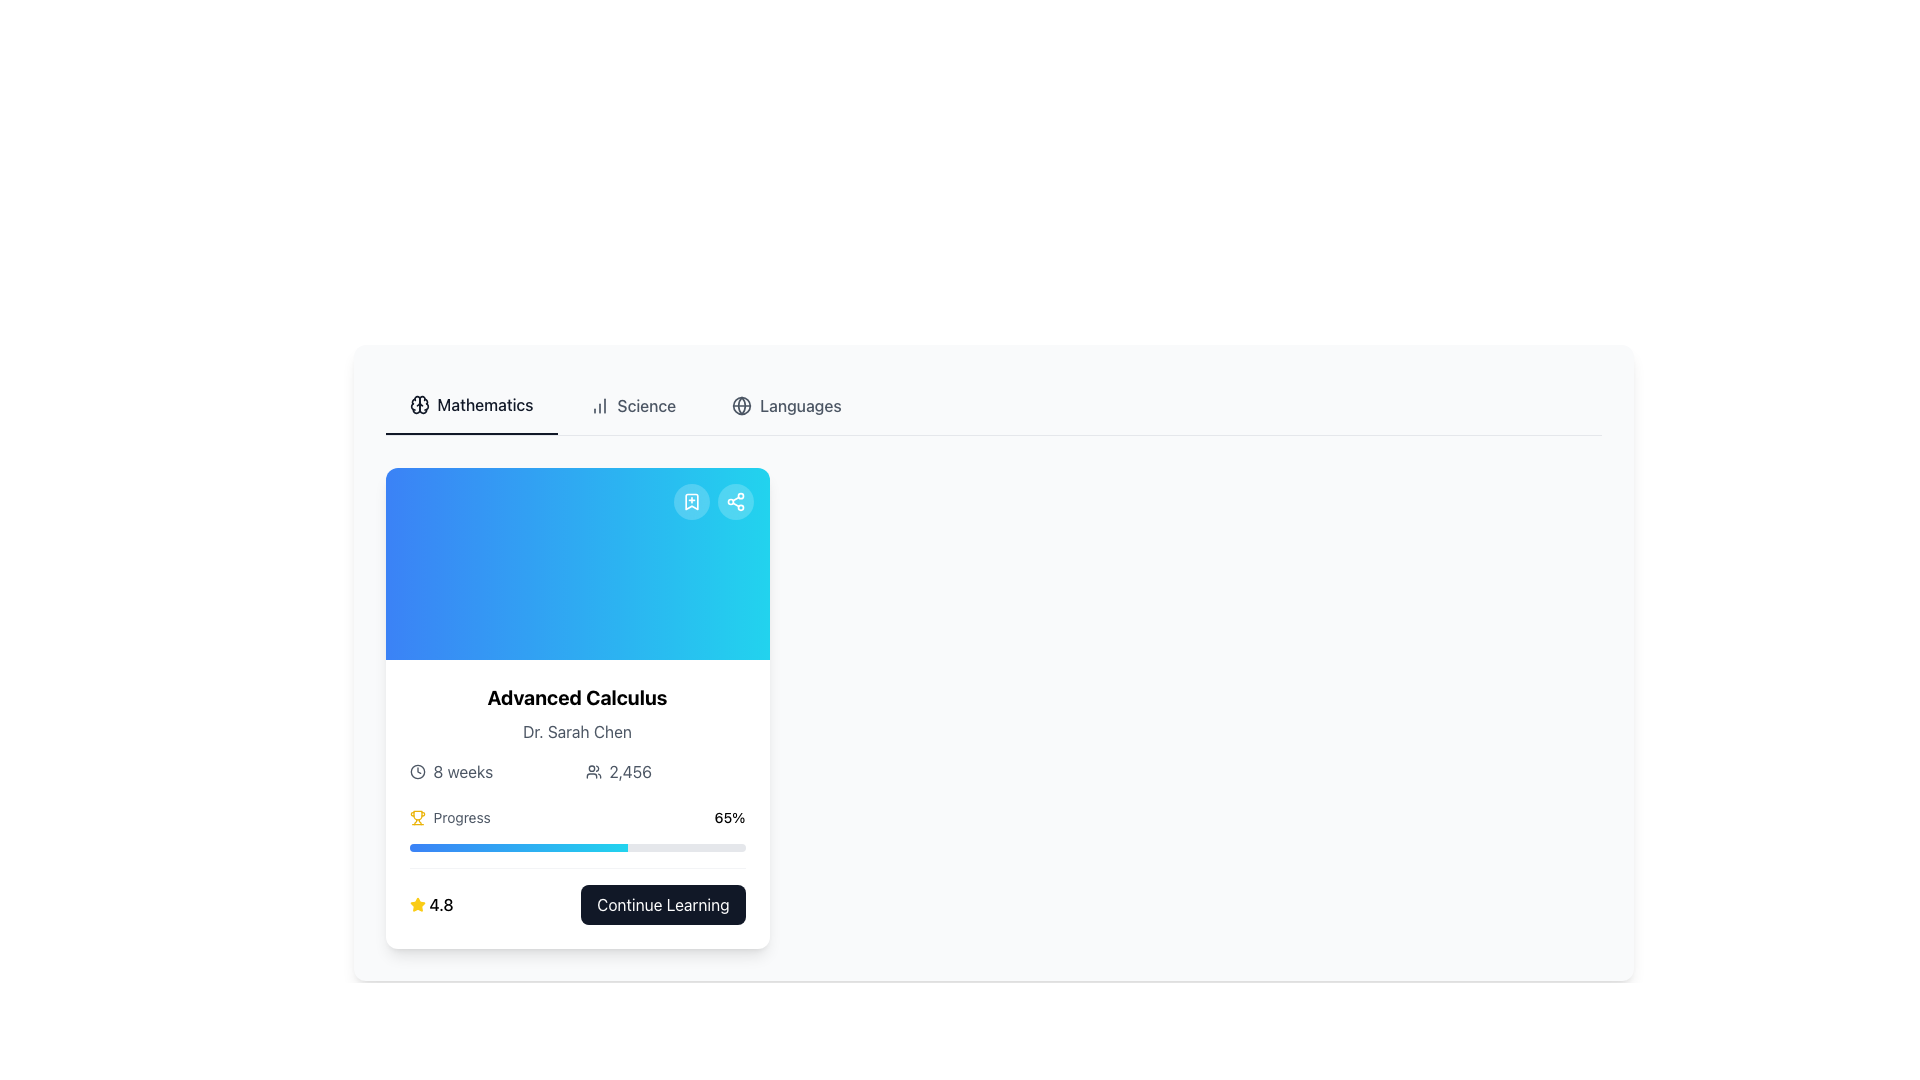 This screenshot has height=1080, width=1920. Describe the element at coordinates (734, 500) in the screenshot. I see `the circular button with a translucent white background and a share icon located in the top-right corner of the 'Advanced Calculus' card` at that location.